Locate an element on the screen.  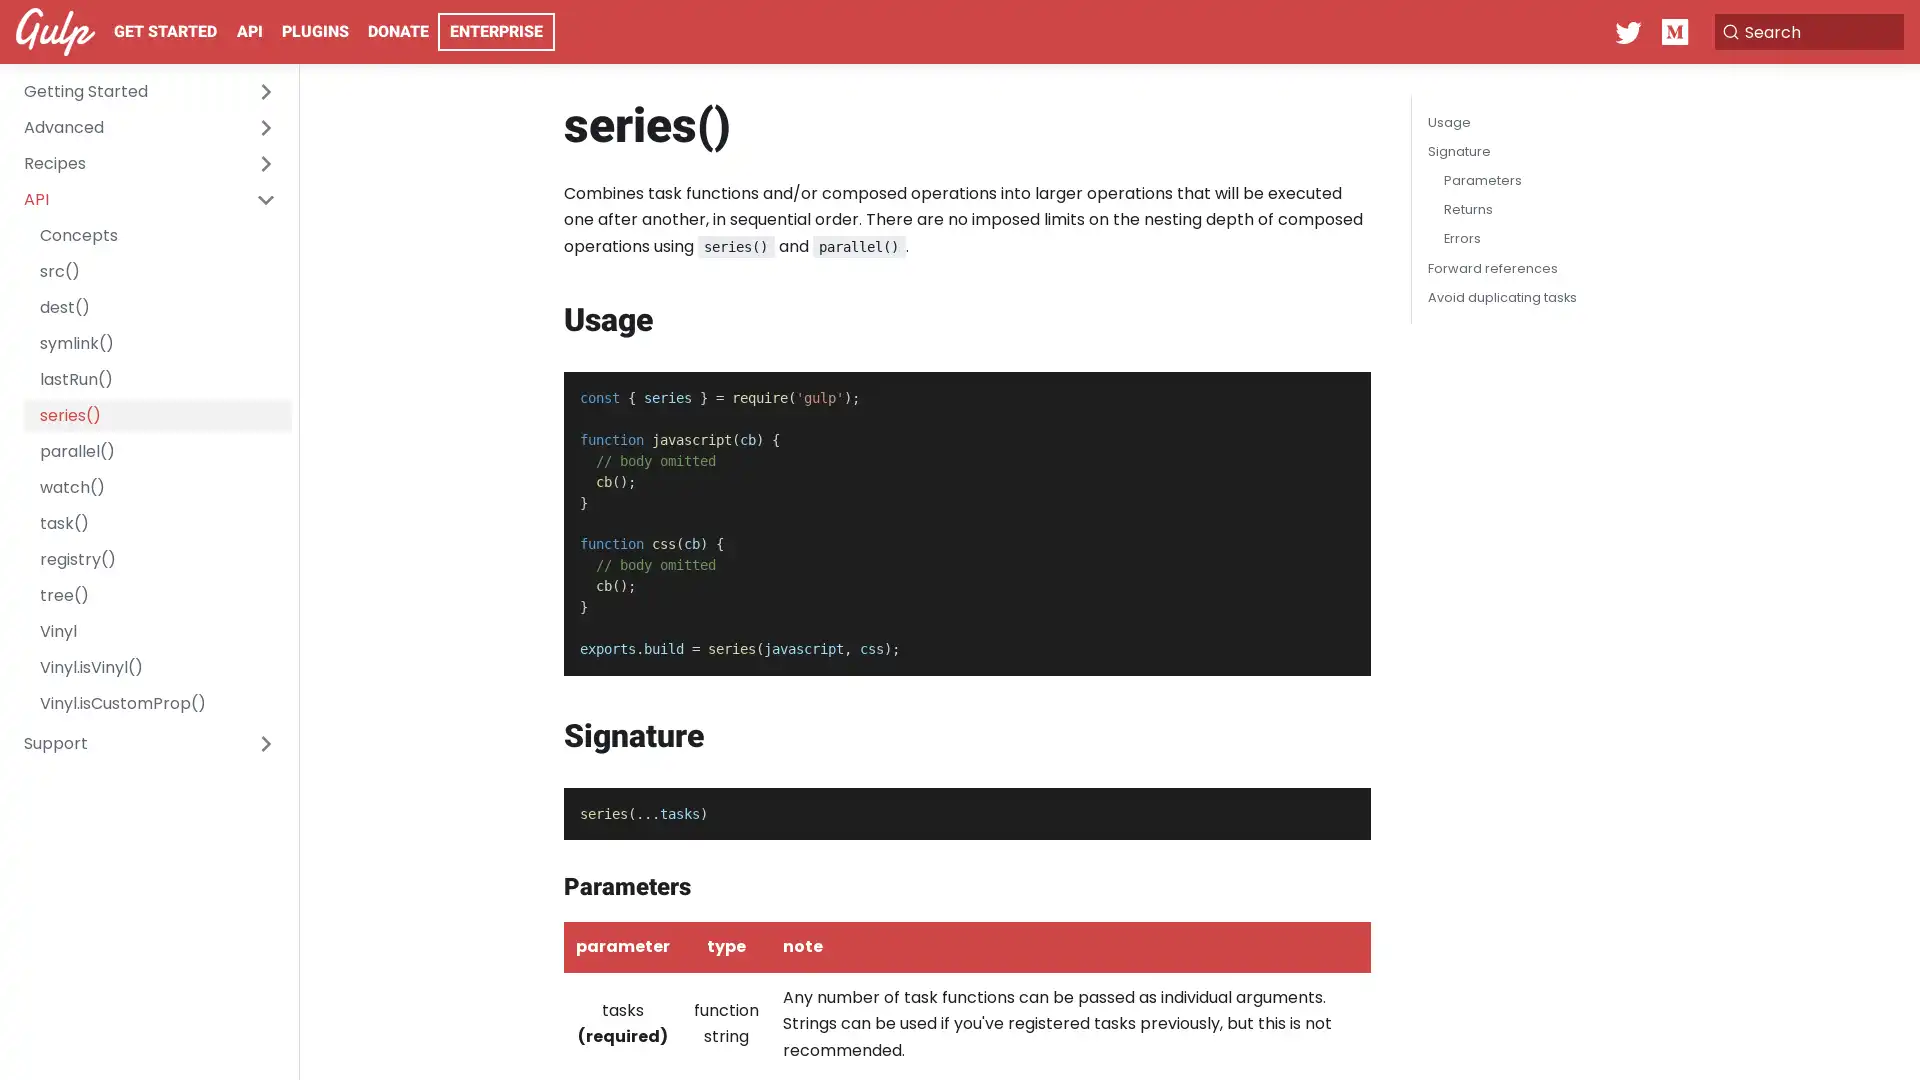
Copy code to clipboard is located at coordinates (1338, 808).